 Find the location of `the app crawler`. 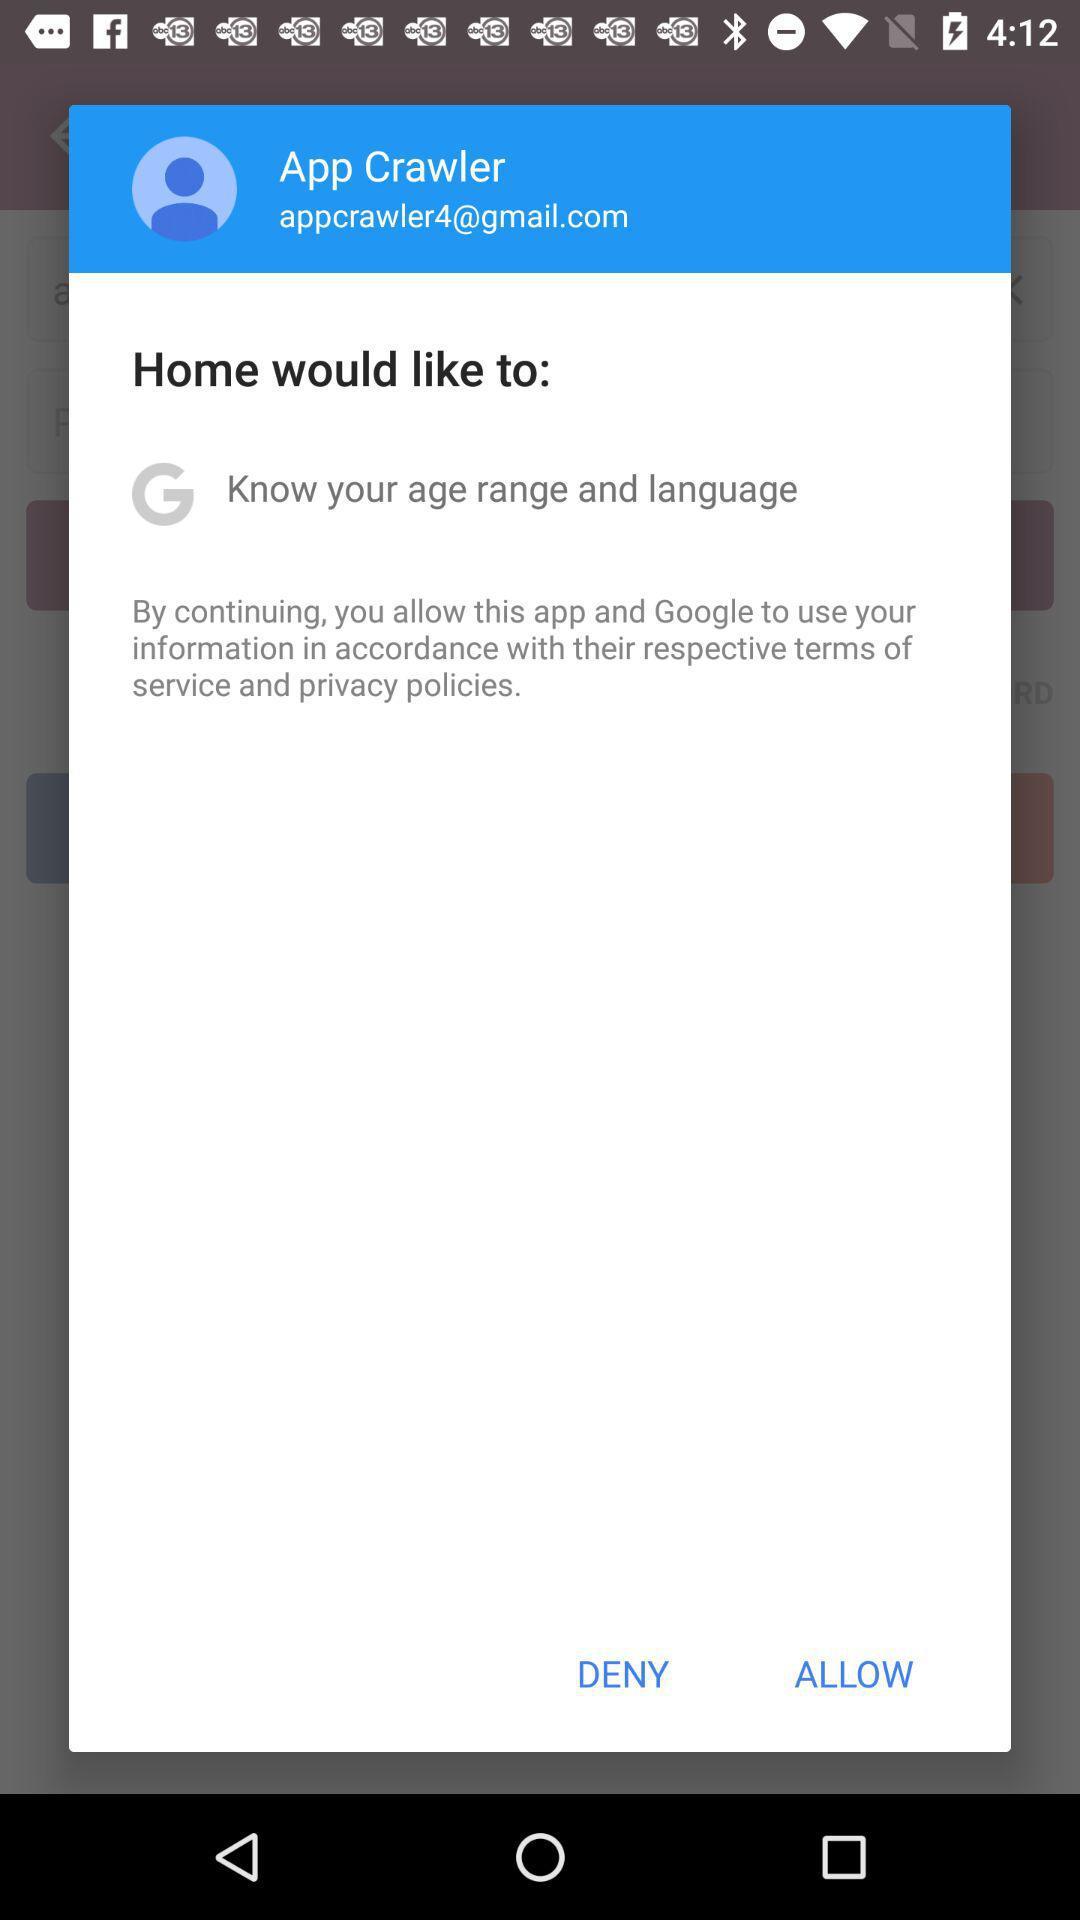

the app crawler is located at coordinates (392, 164).